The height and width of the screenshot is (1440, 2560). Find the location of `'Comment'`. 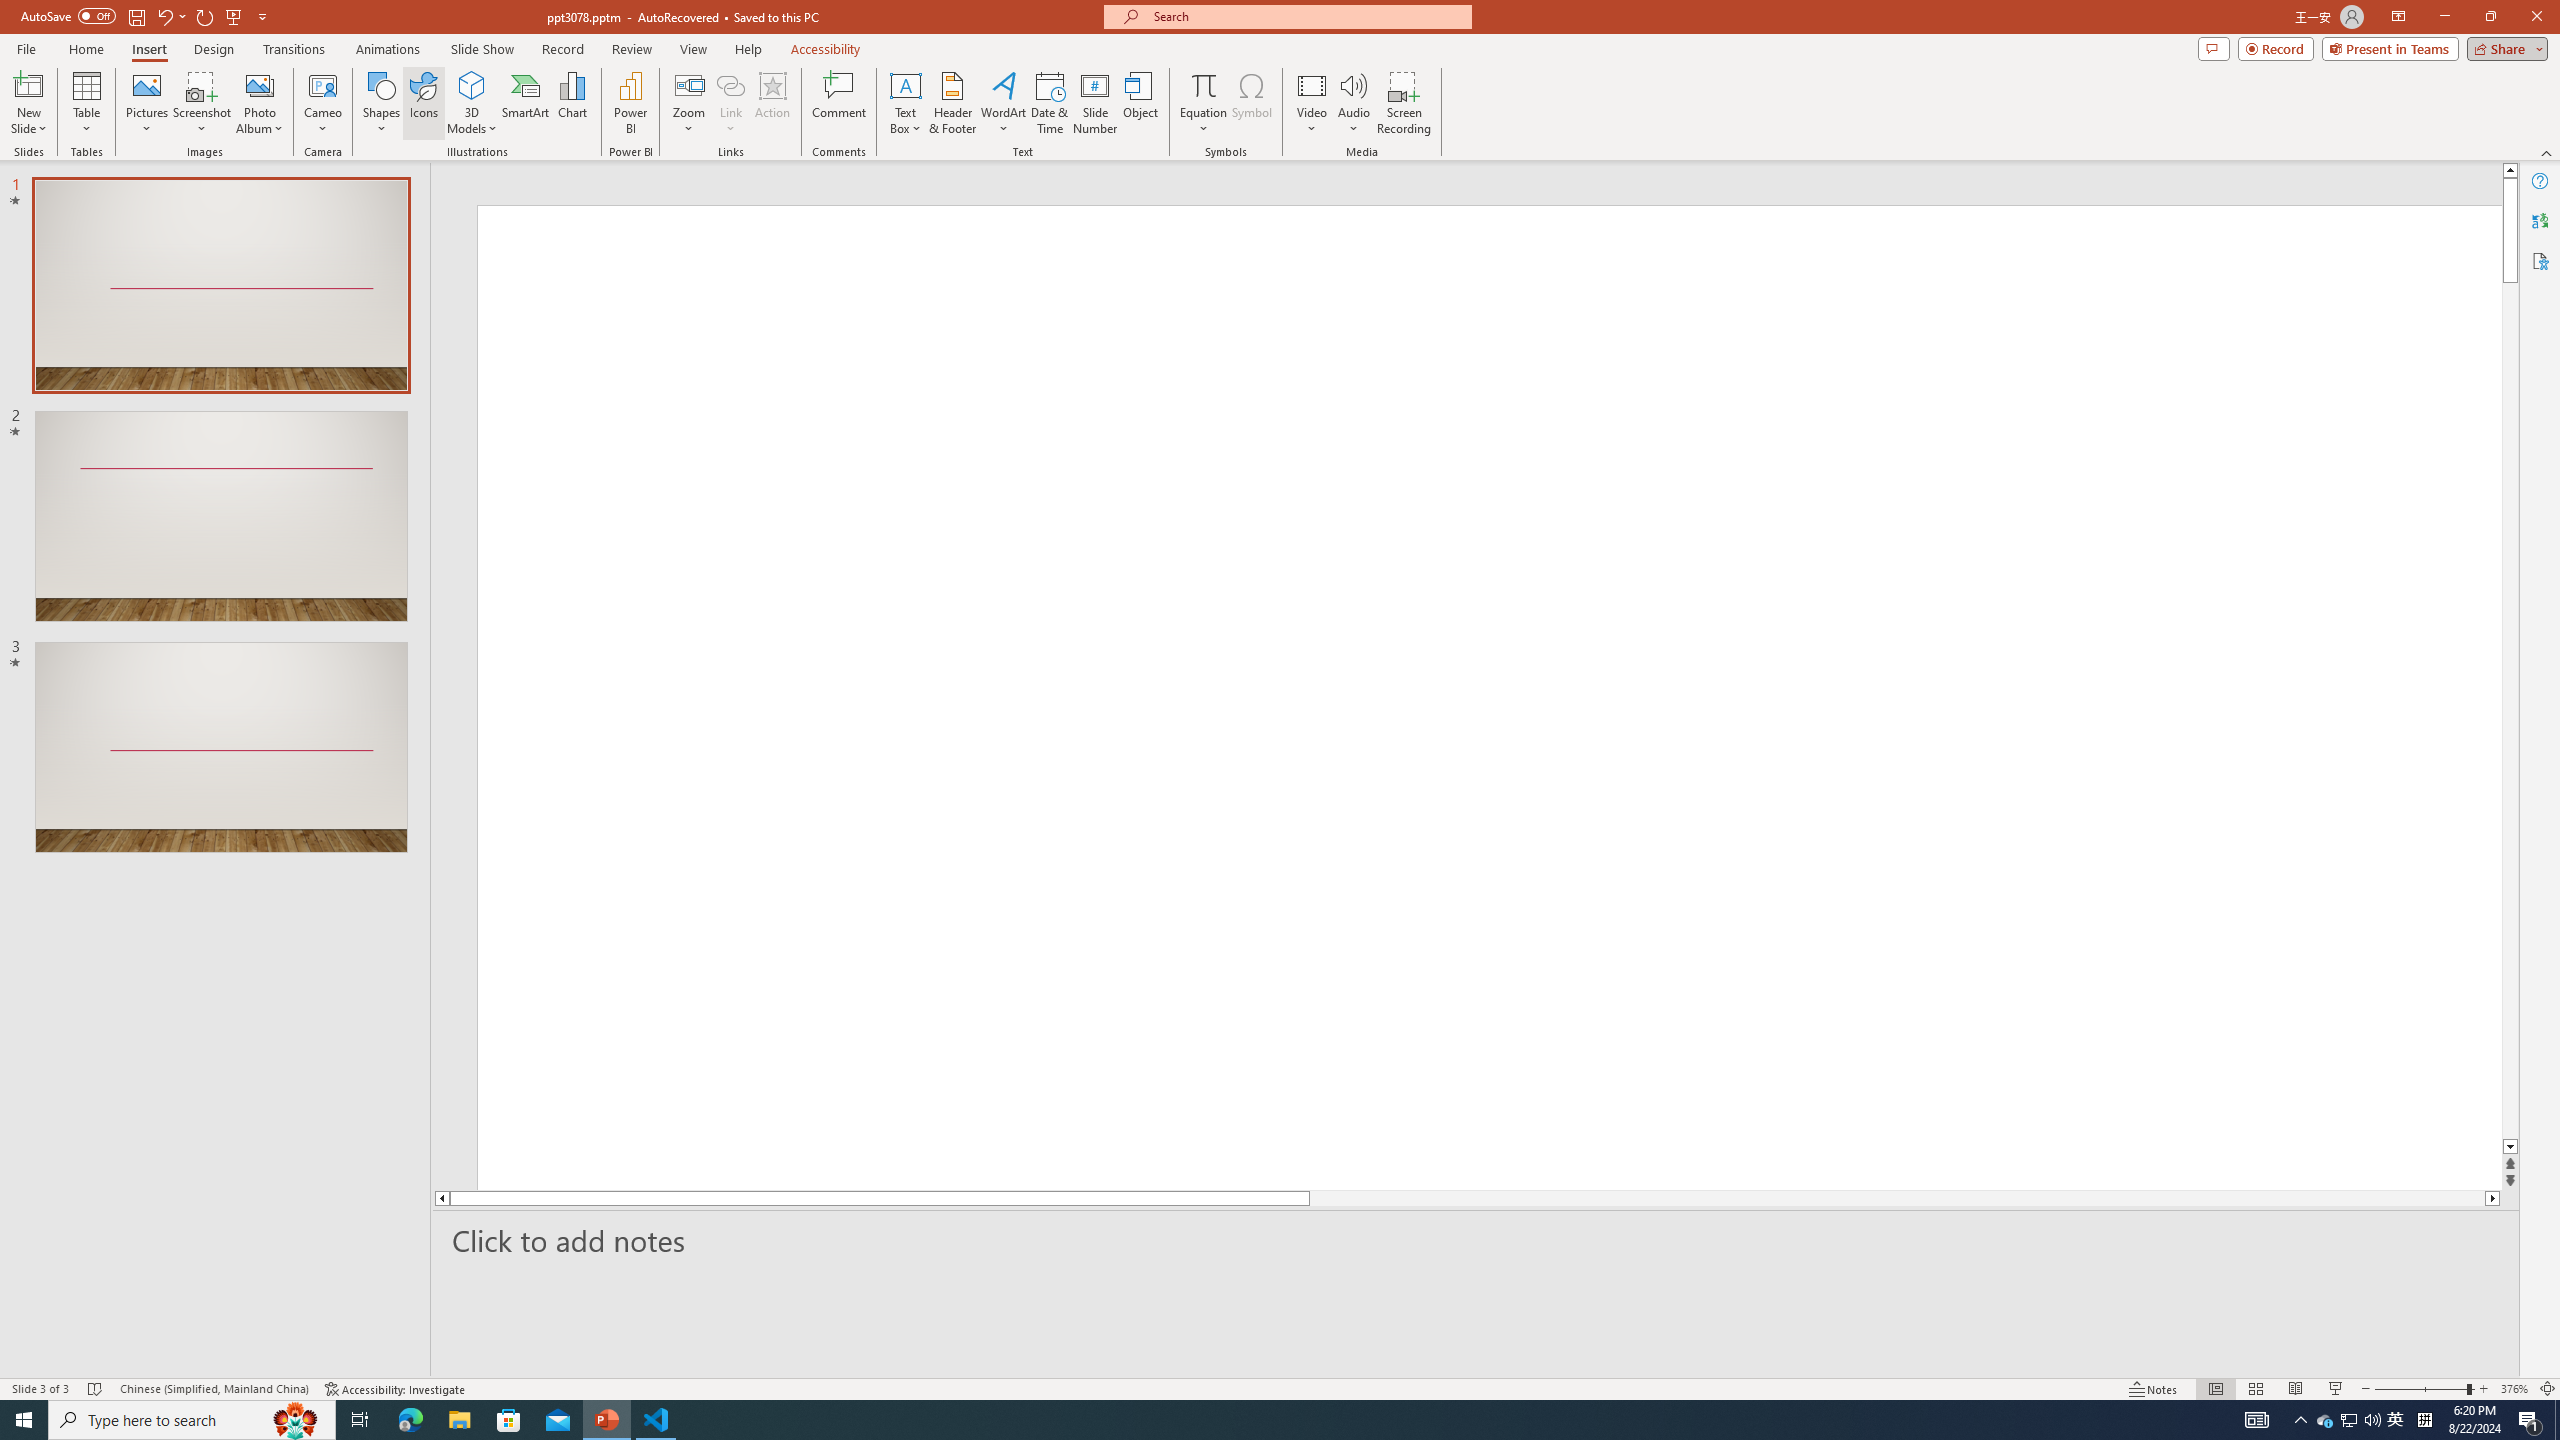

'Comment' is located at coordinates (837, 103).